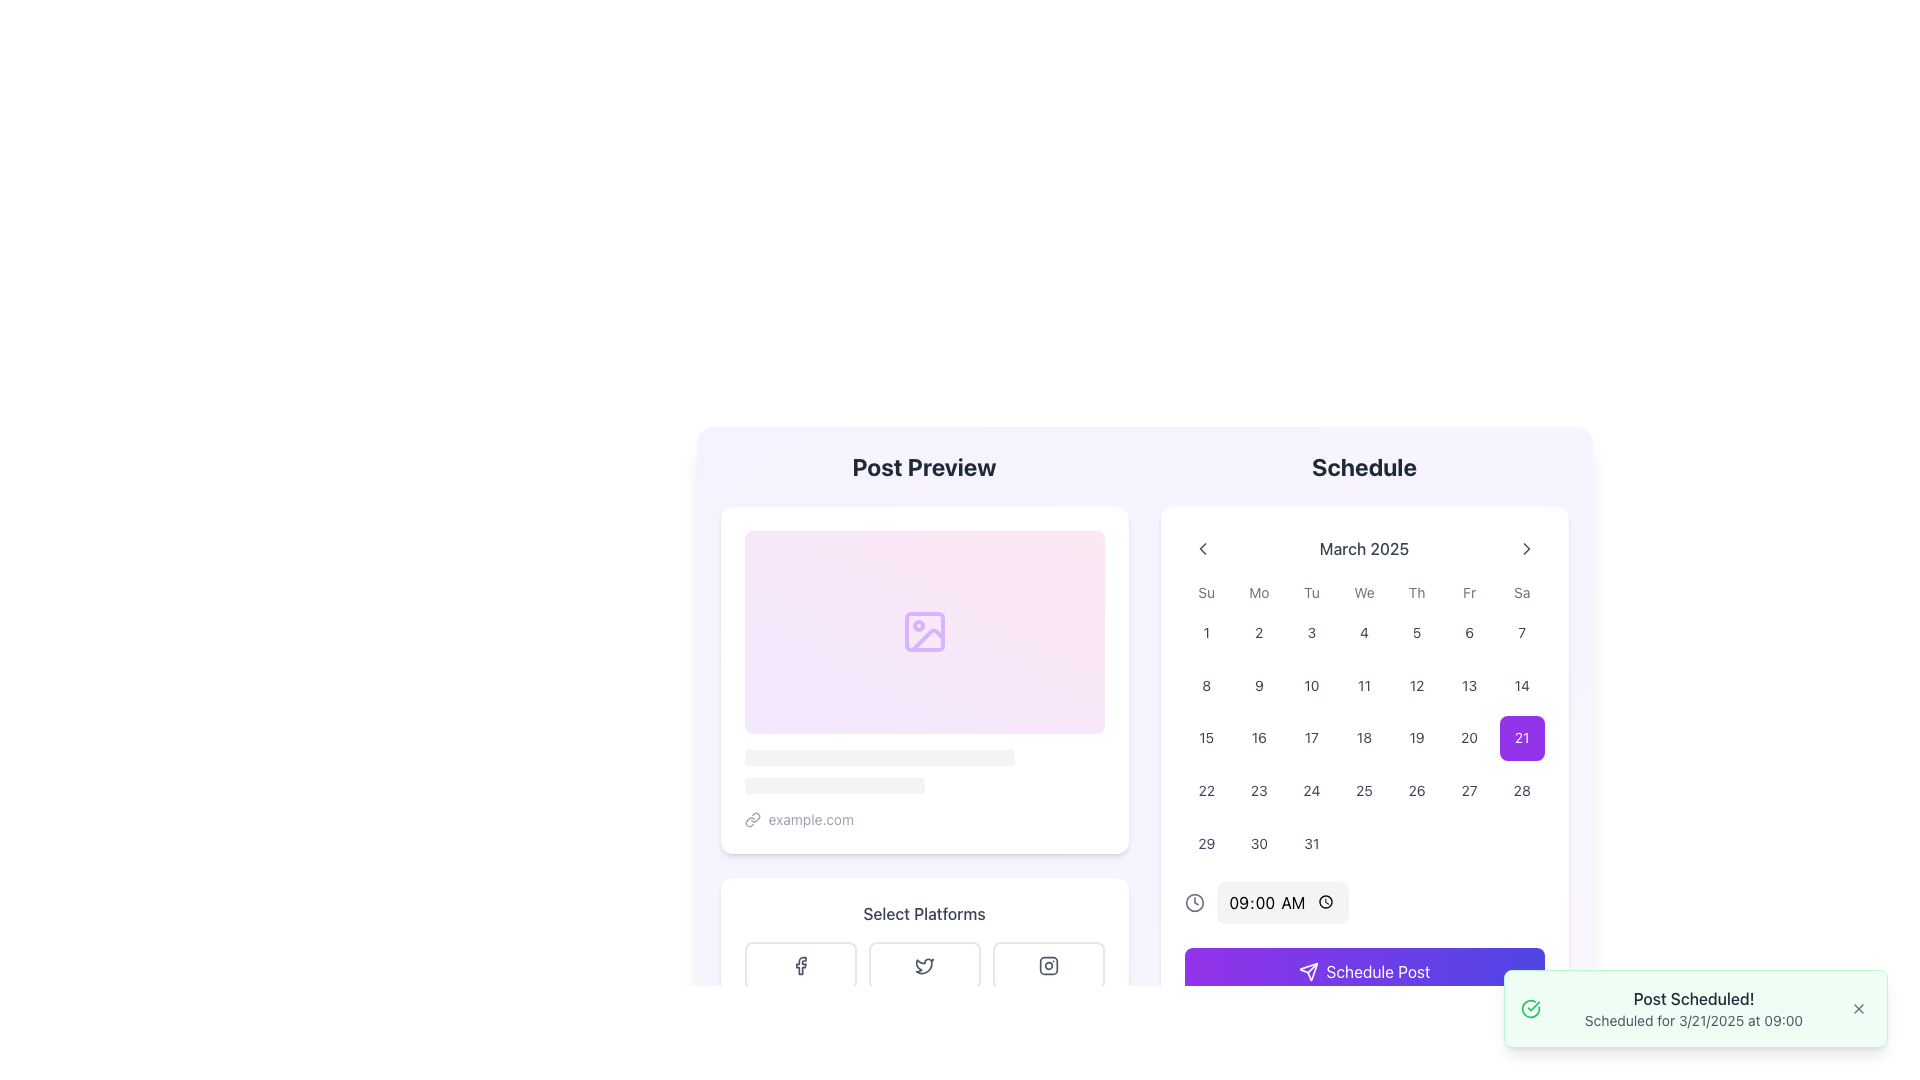 This screenshot has height=1080, width=1920. What do you see at coordinates (1416, 633) in the screenshot?
I see `the button` at bounding box center [1416, 633].